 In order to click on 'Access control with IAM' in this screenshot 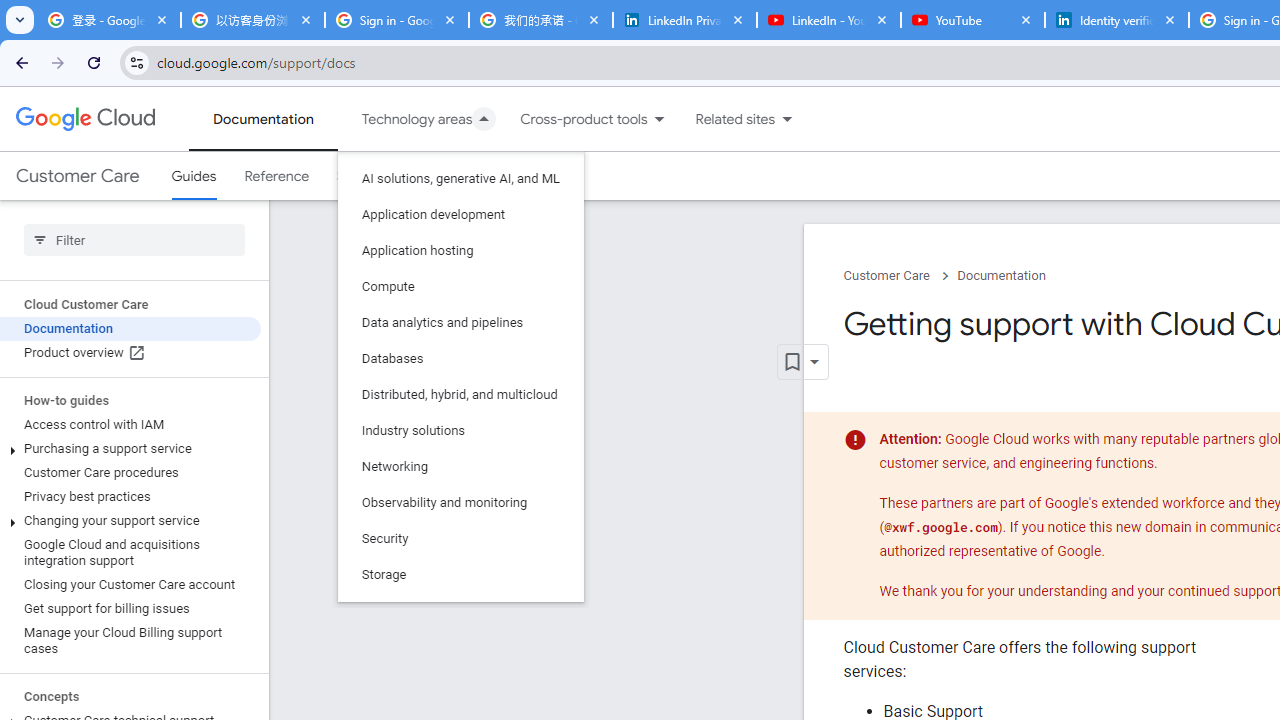, I will do `click(129, 424)`.